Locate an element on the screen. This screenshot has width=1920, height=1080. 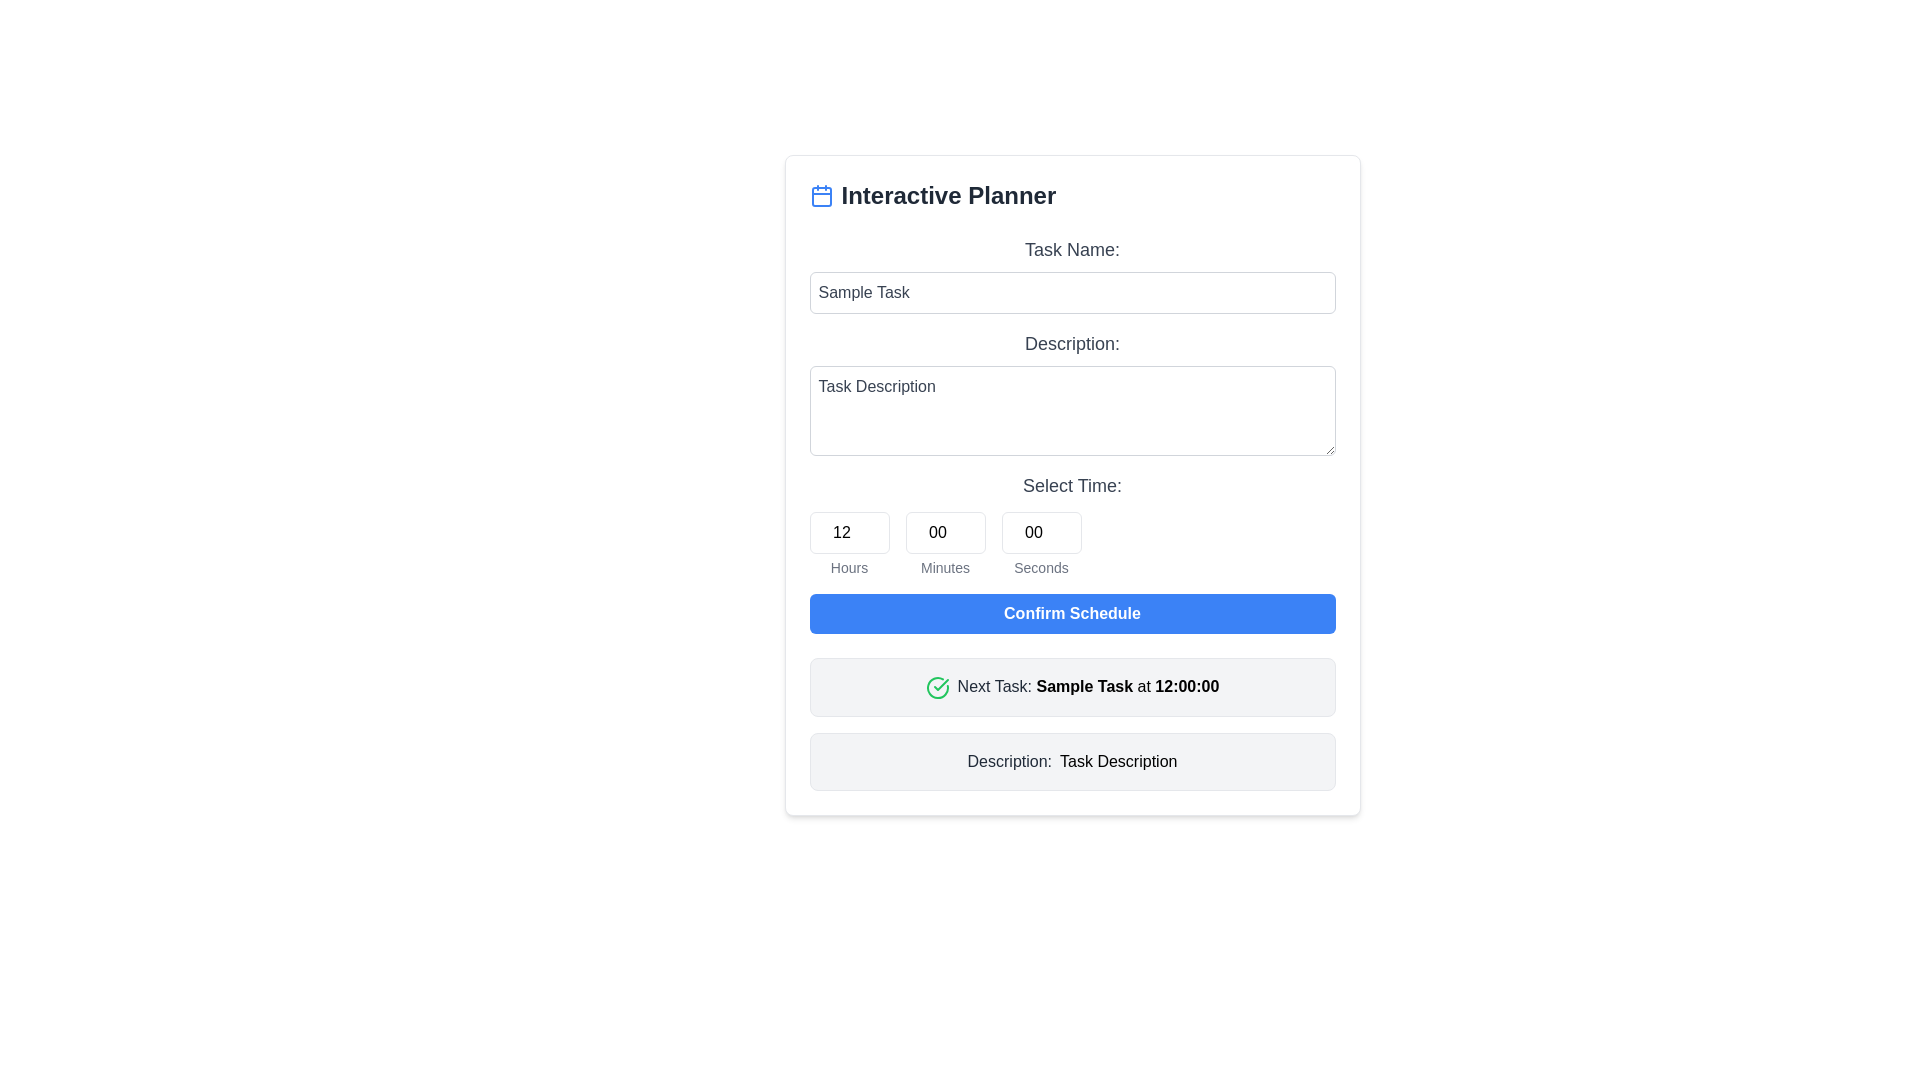
the 'Description:' label, which is styled in grayish color and located in a light gray rounded box at the bottom of the interface is located at coordinates (1009, 761).